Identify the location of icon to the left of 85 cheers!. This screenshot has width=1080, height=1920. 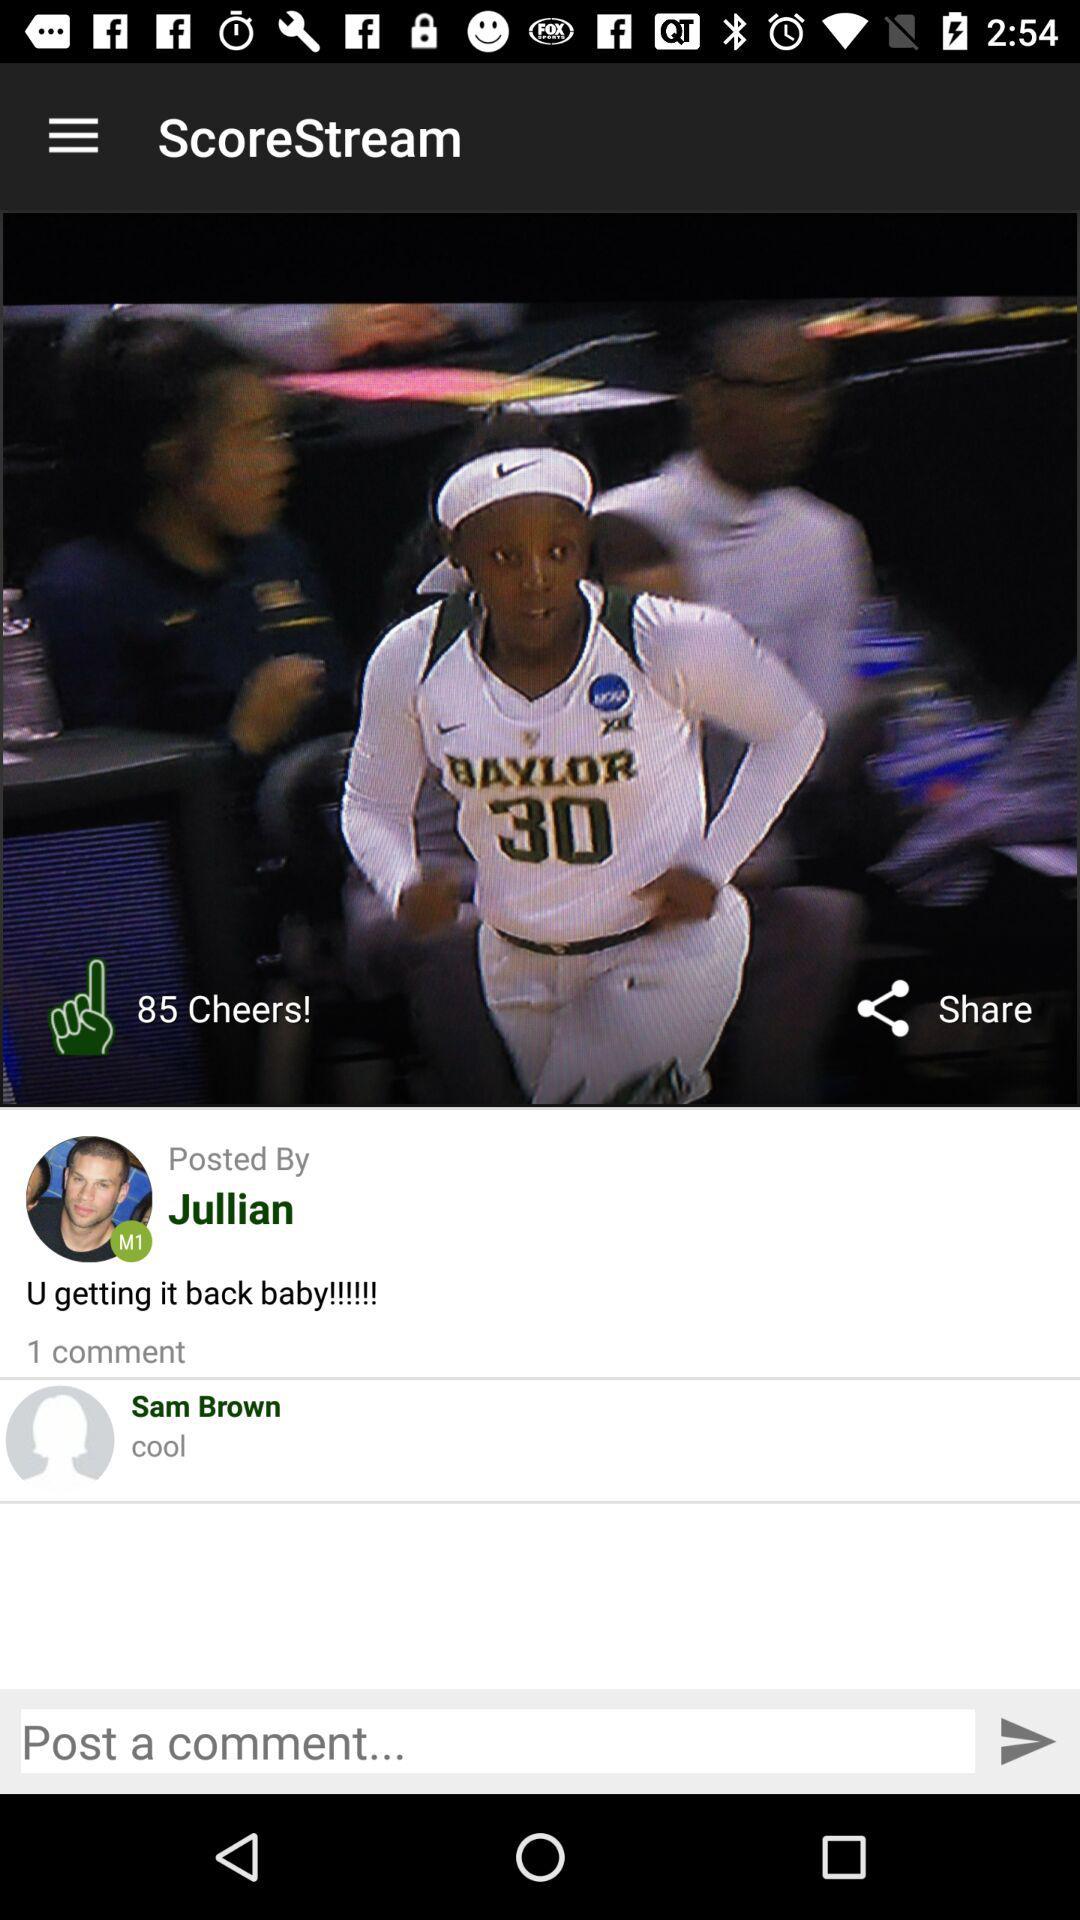
(80, 1008).